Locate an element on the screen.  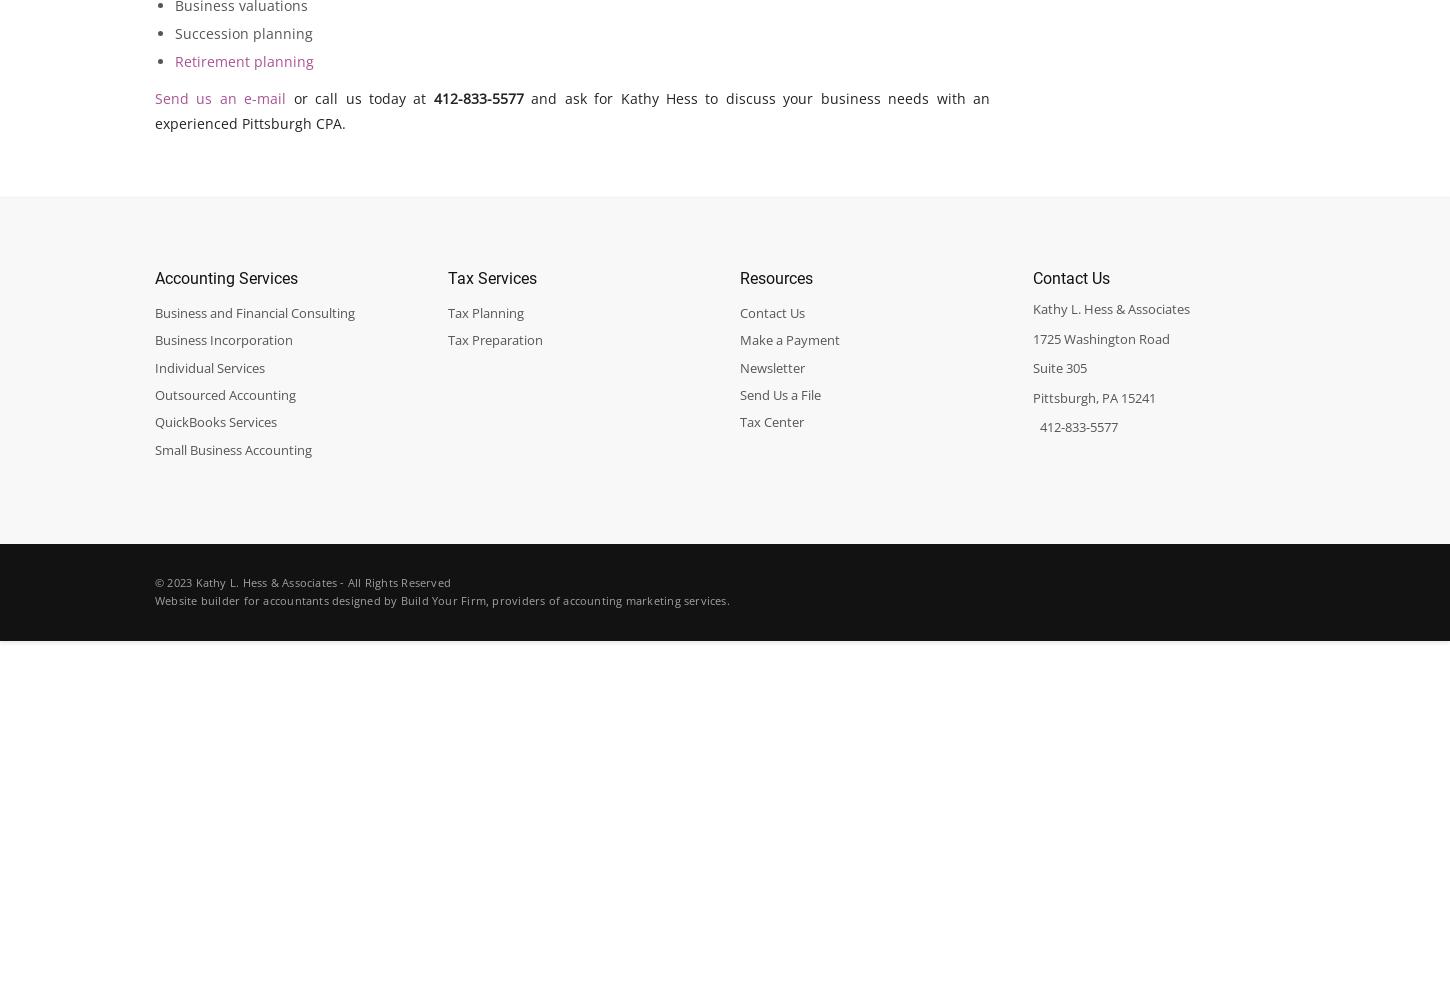
'Suite 305' is located at coordinates (1058, 367).